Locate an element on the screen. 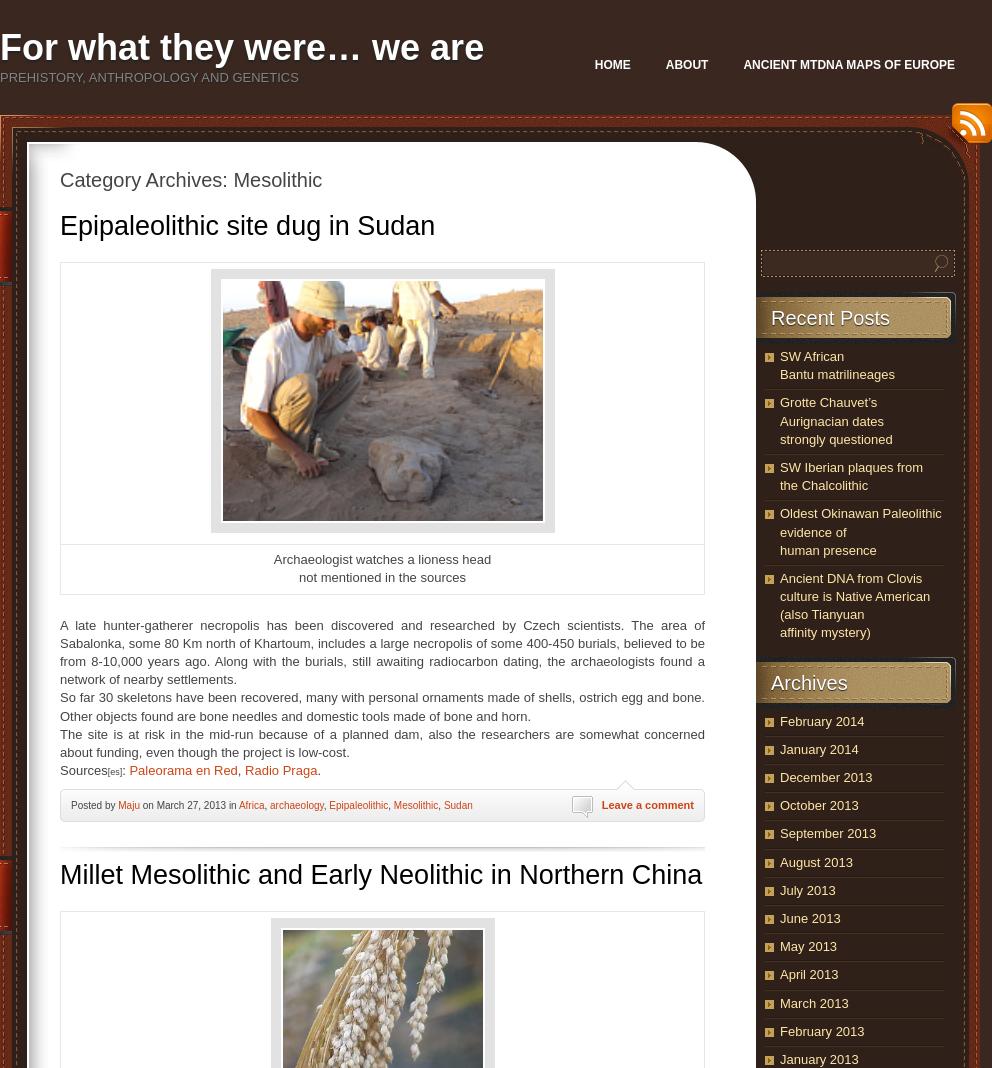 The height and width of the screenshot is (1068, 992). 'February 2013' is located at coordinates (821, 1030).